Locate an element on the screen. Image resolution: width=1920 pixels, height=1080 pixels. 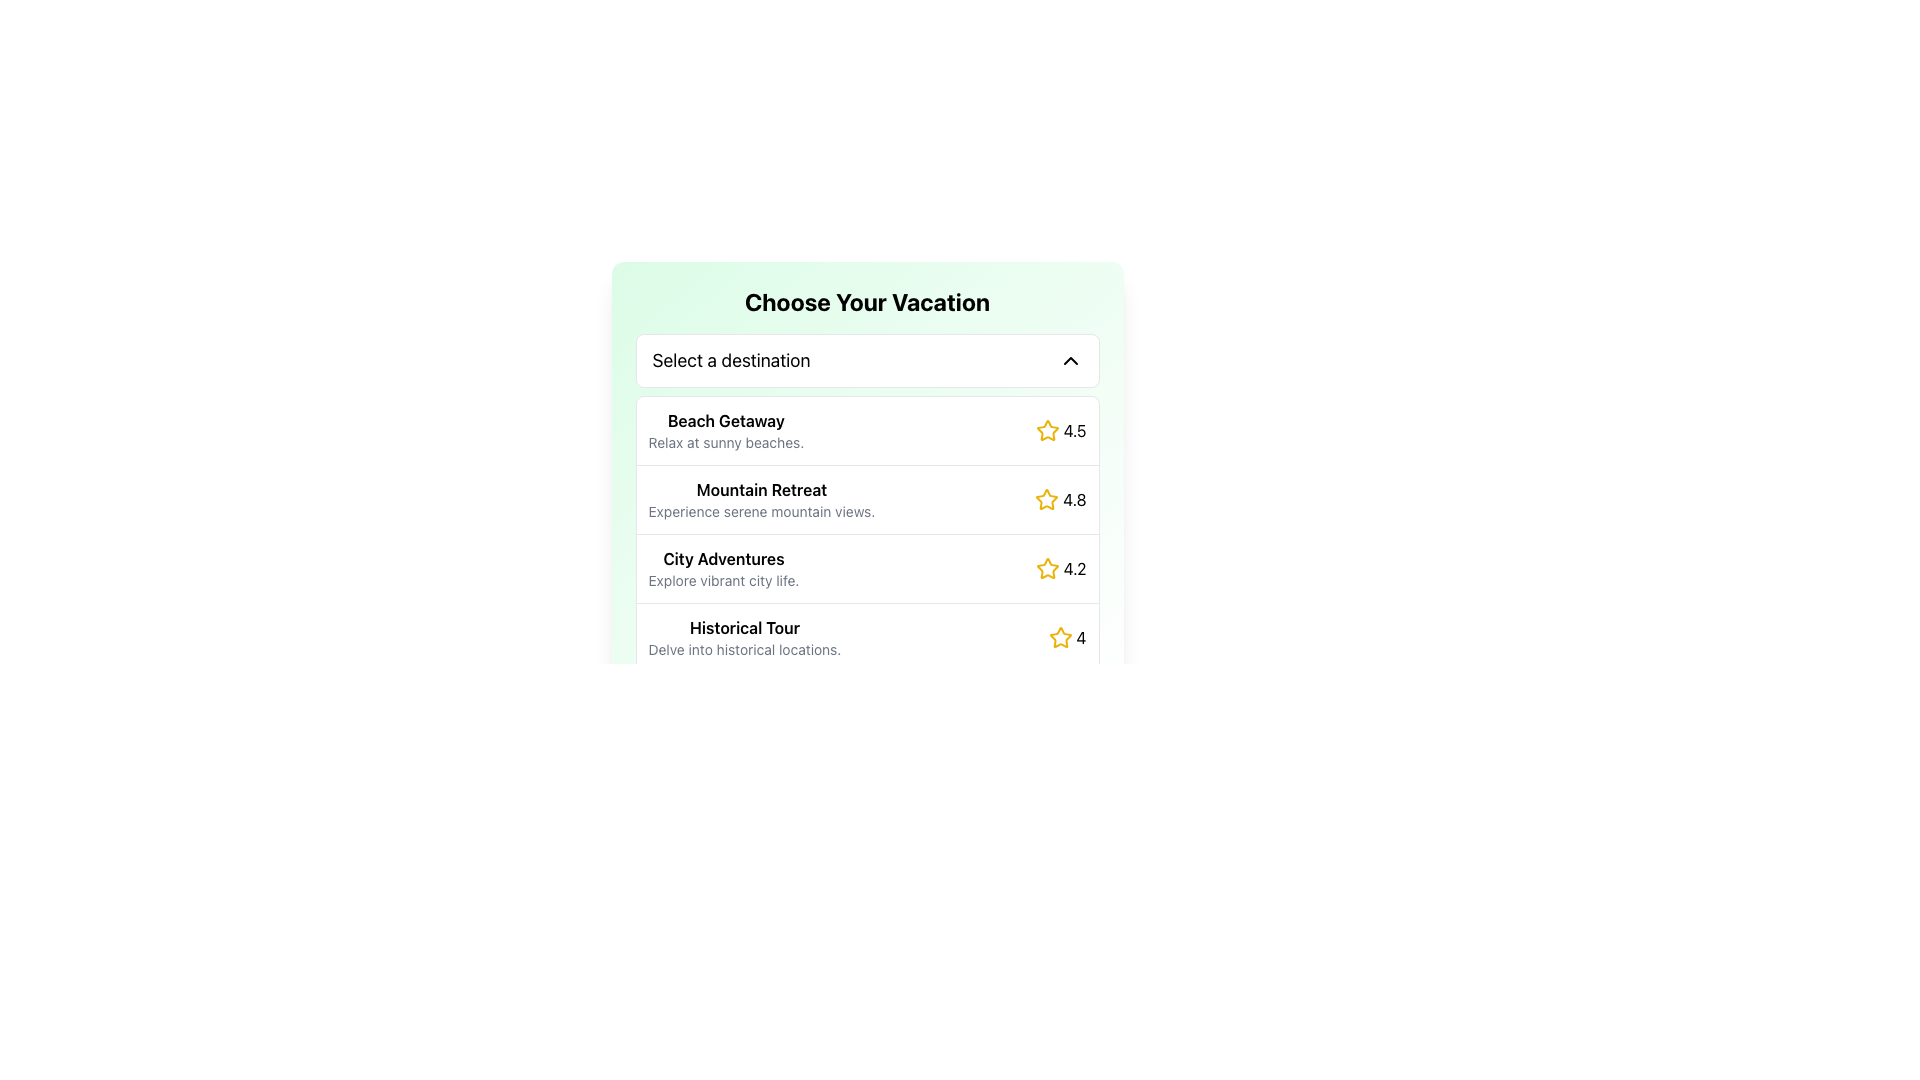
subtitle text label that provides supporting information for the 'City Adventures' header, located directly below it is located at coordinates (723, 581).